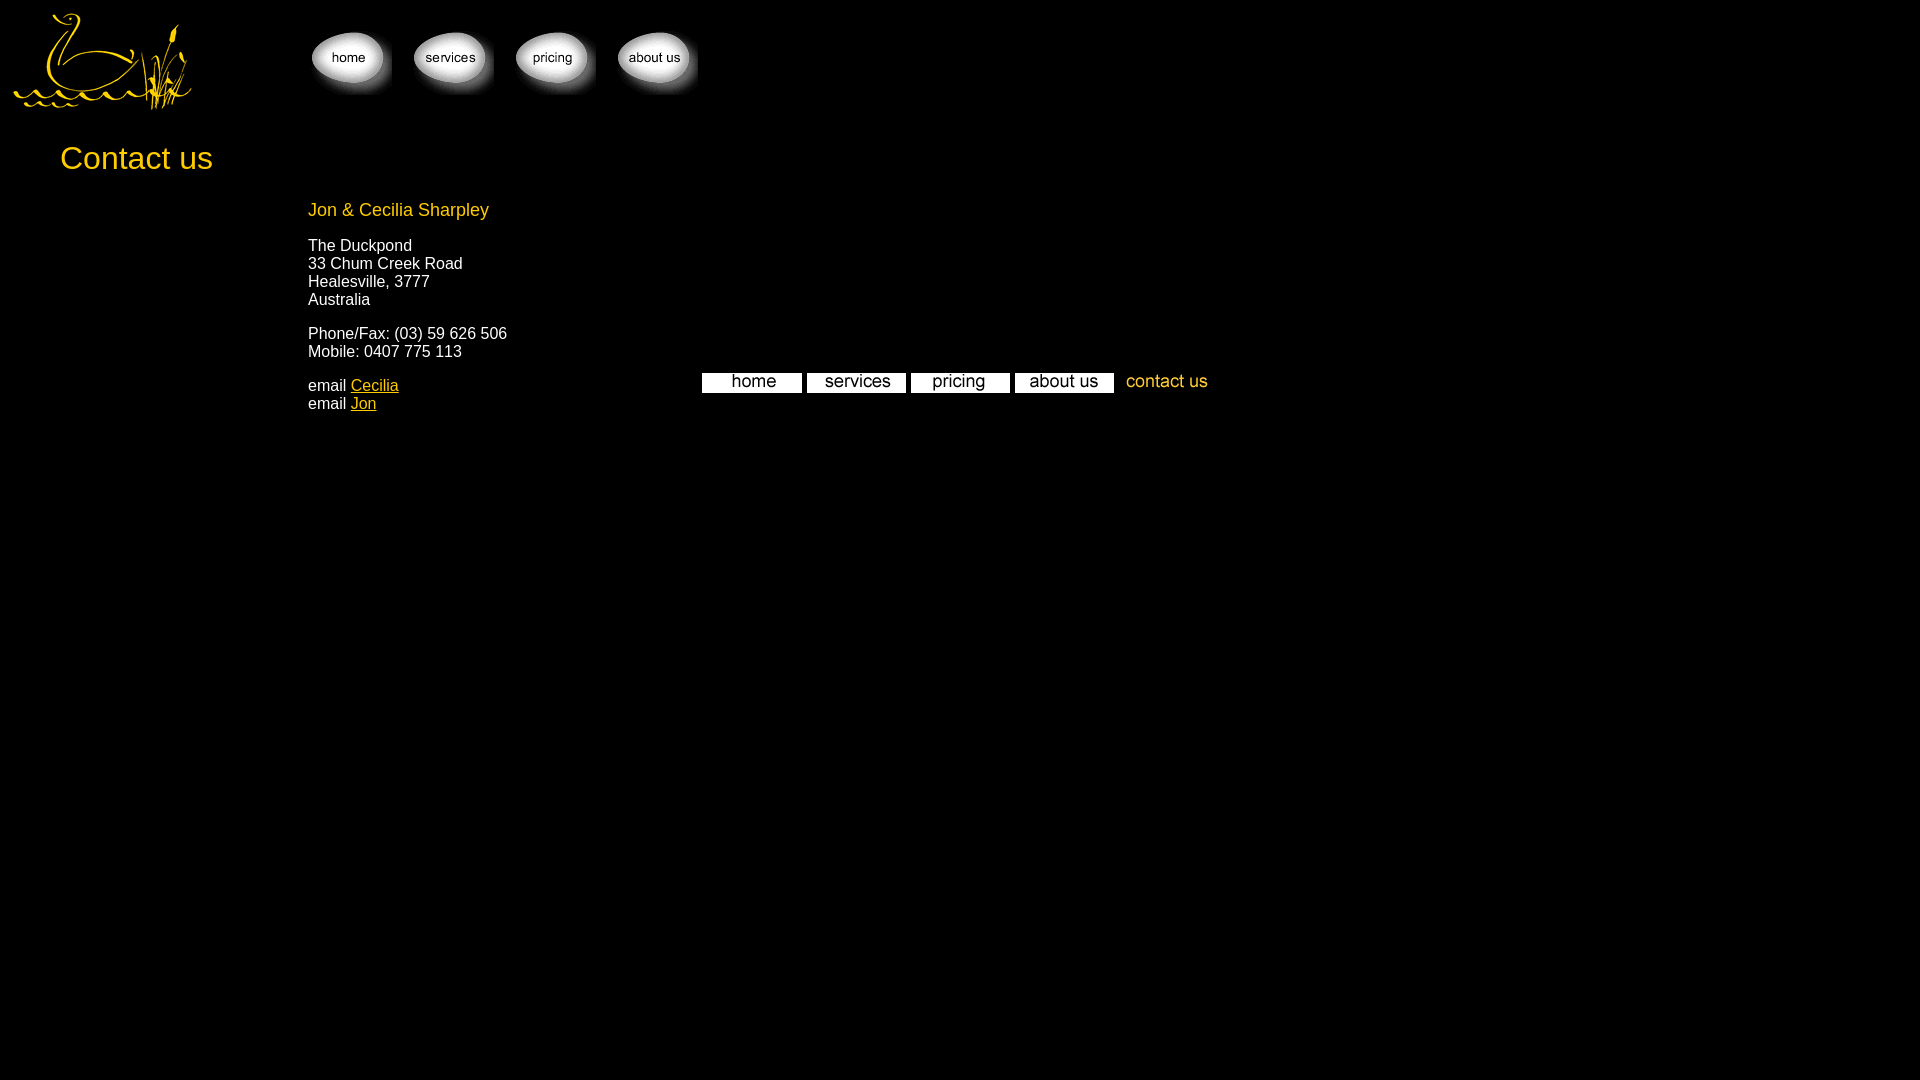 Image resolution: width=1920 pixels, height=1080 pixels. What do you see at coordinates (350, 403) in the screenshot?
I see `'Jon'` at bounding box center [350, 403].